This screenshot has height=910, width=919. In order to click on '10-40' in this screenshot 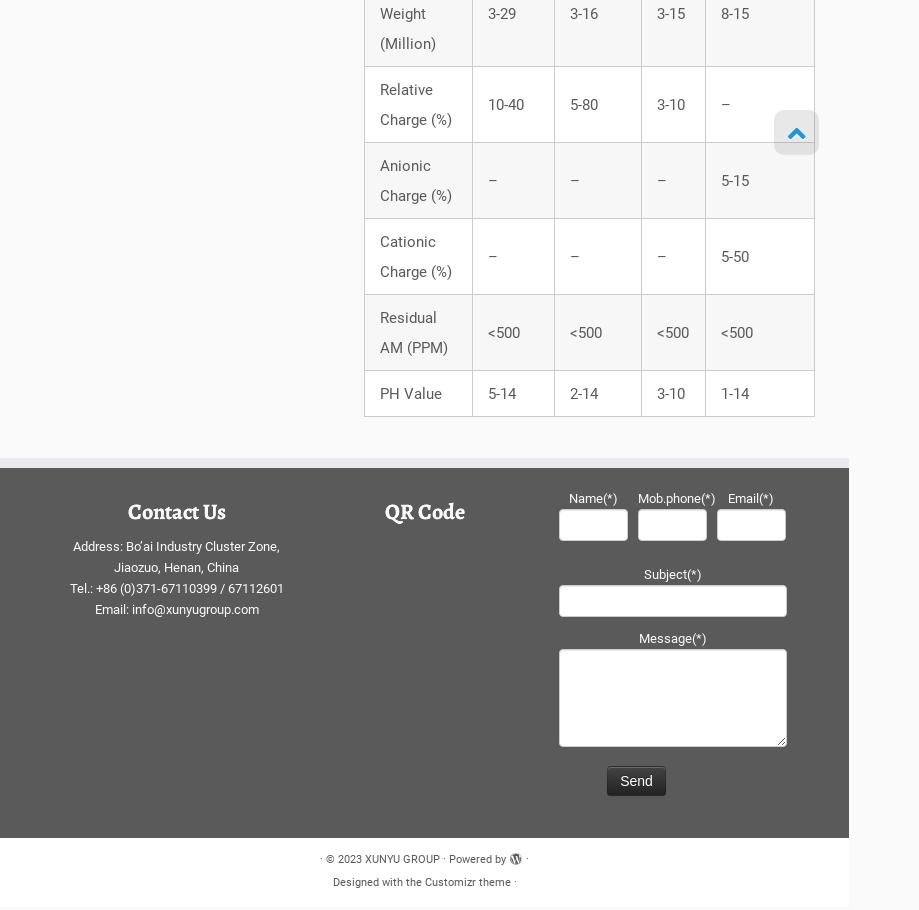, I will do `click(503, 109)`.